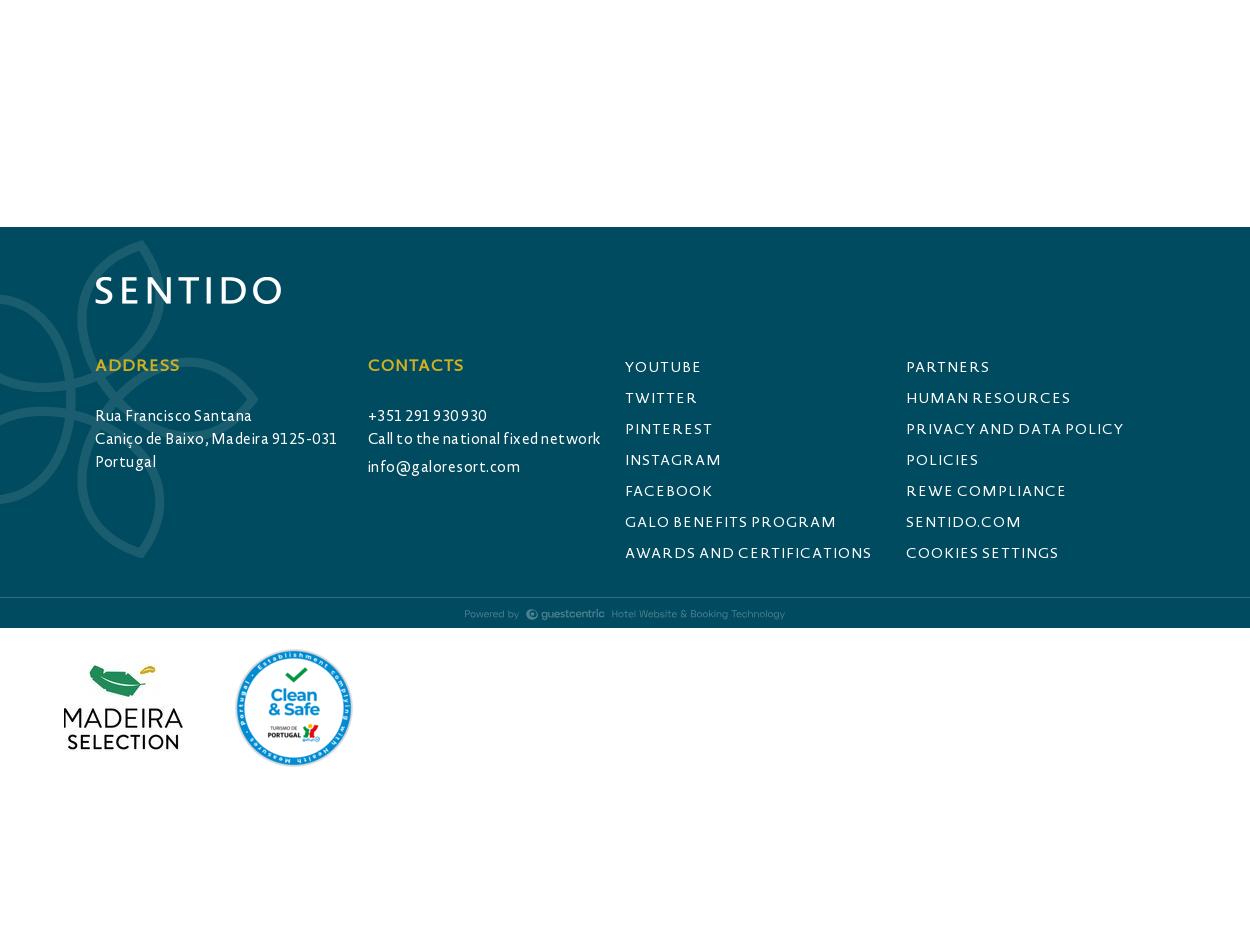 The width and height of the screenshot is (1250, 948). I want to click on 'sentido.com', so click(962, 522).